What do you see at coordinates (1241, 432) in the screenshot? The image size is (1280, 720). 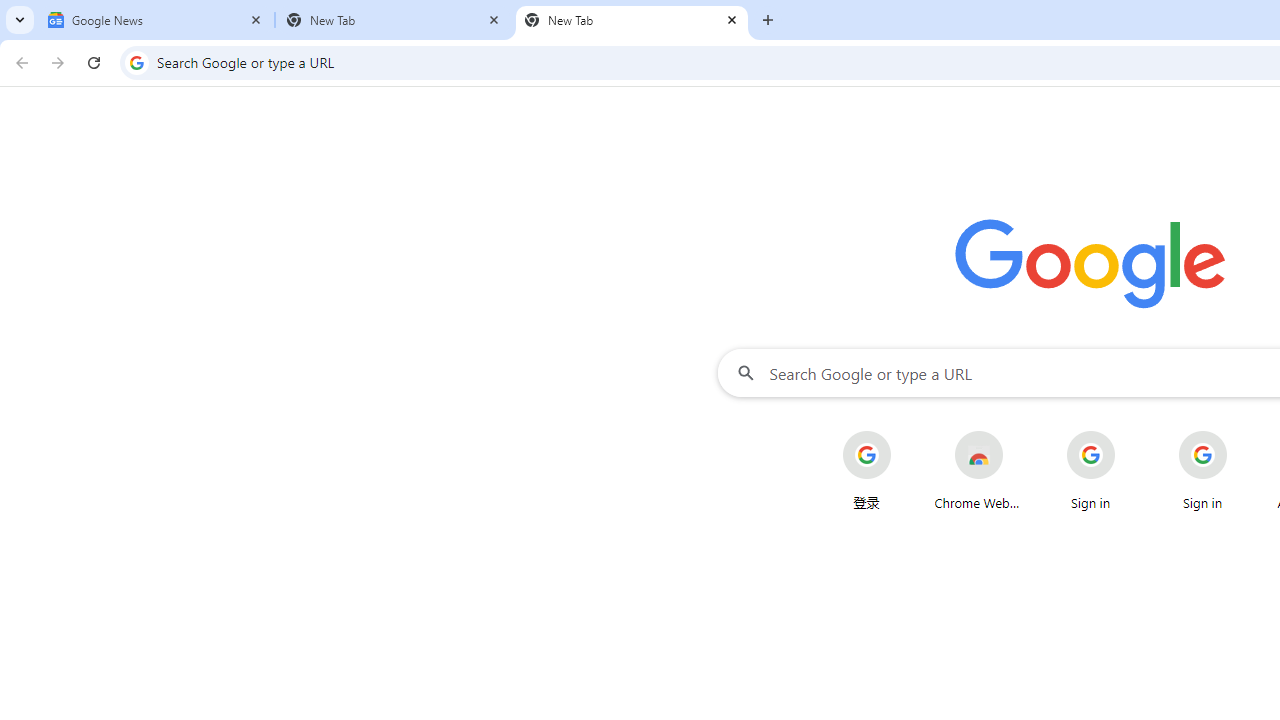 I see `'More actions for Sign in shortcut'` at bounding box center [1241, 432].